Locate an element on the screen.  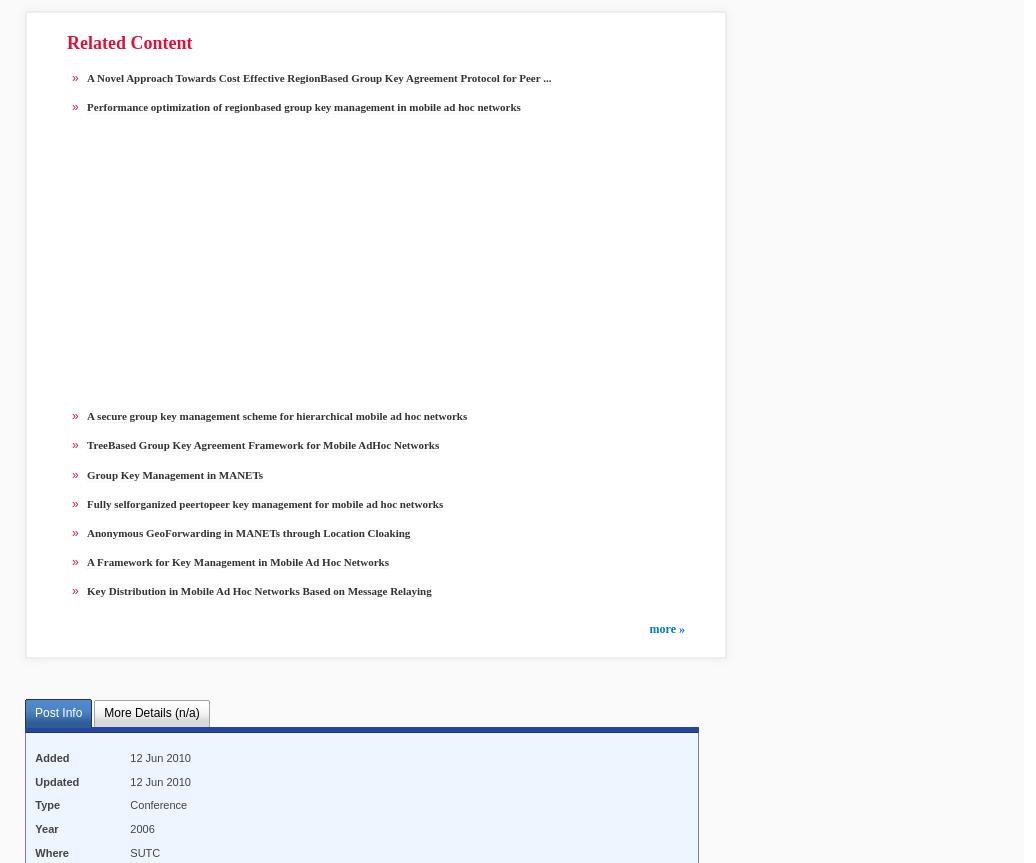
'A secure group key management scheme for hierarchical mobile ad hoc networks' is located at coordinates (277, 415).